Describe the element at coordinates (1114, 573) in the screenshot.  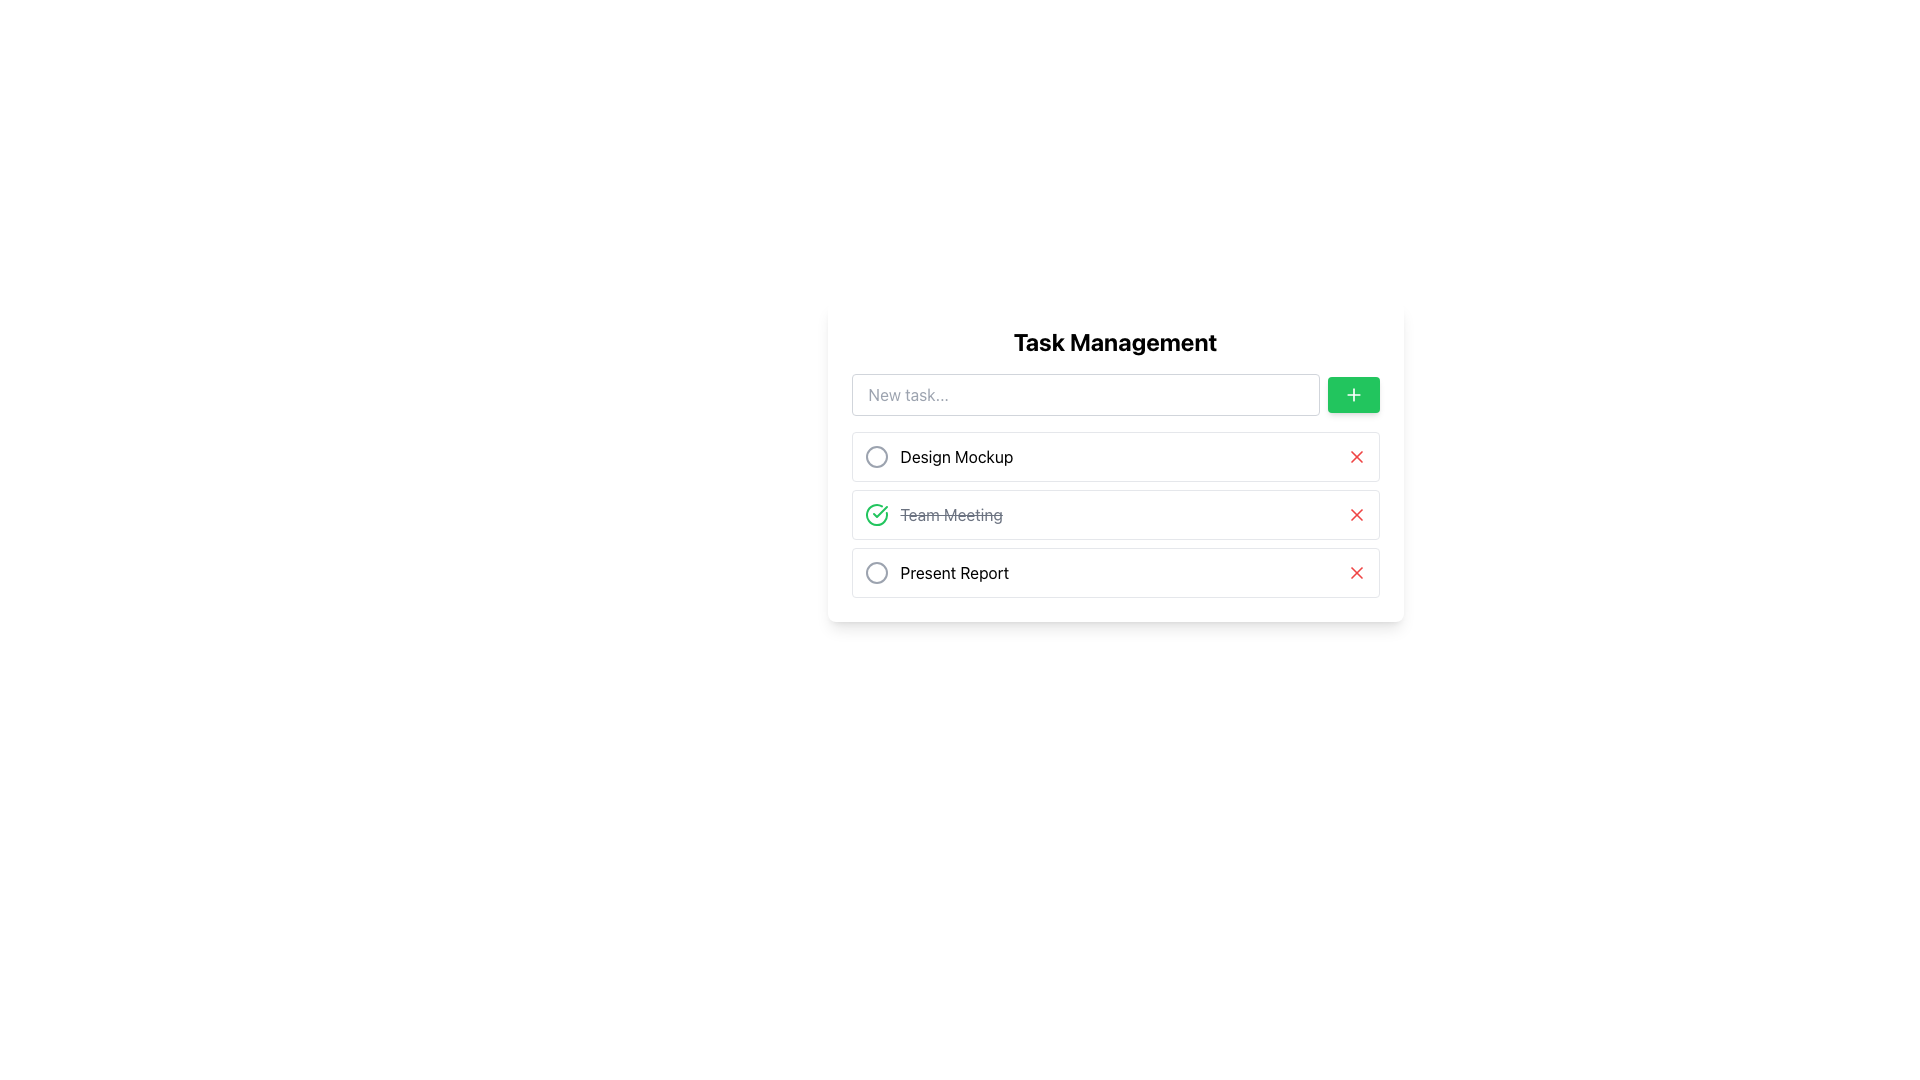
I see `the Interactive Task Item labeled 'Present Report'` at that location.